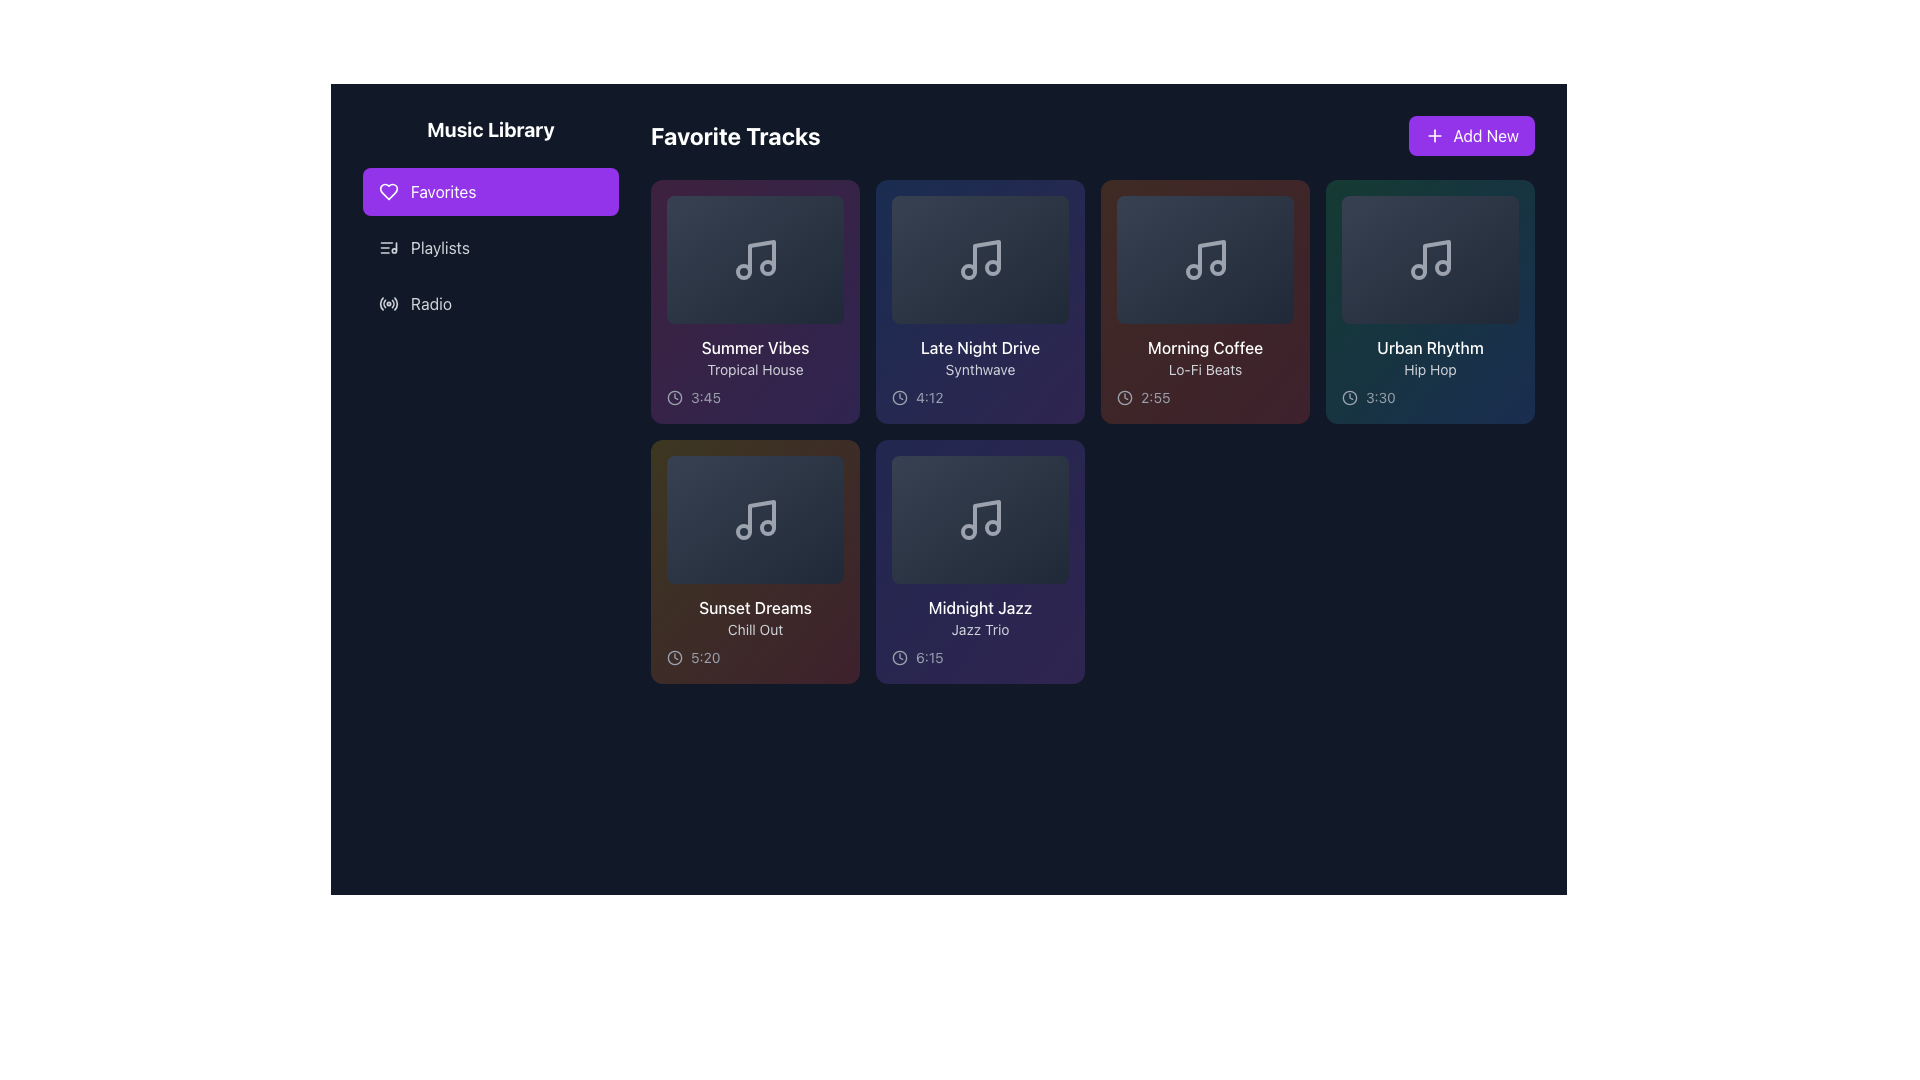  Describe the element at coordinates (430, 304) in the screenshot. I see `the text label for the Radio section of the Music Library` at that location.